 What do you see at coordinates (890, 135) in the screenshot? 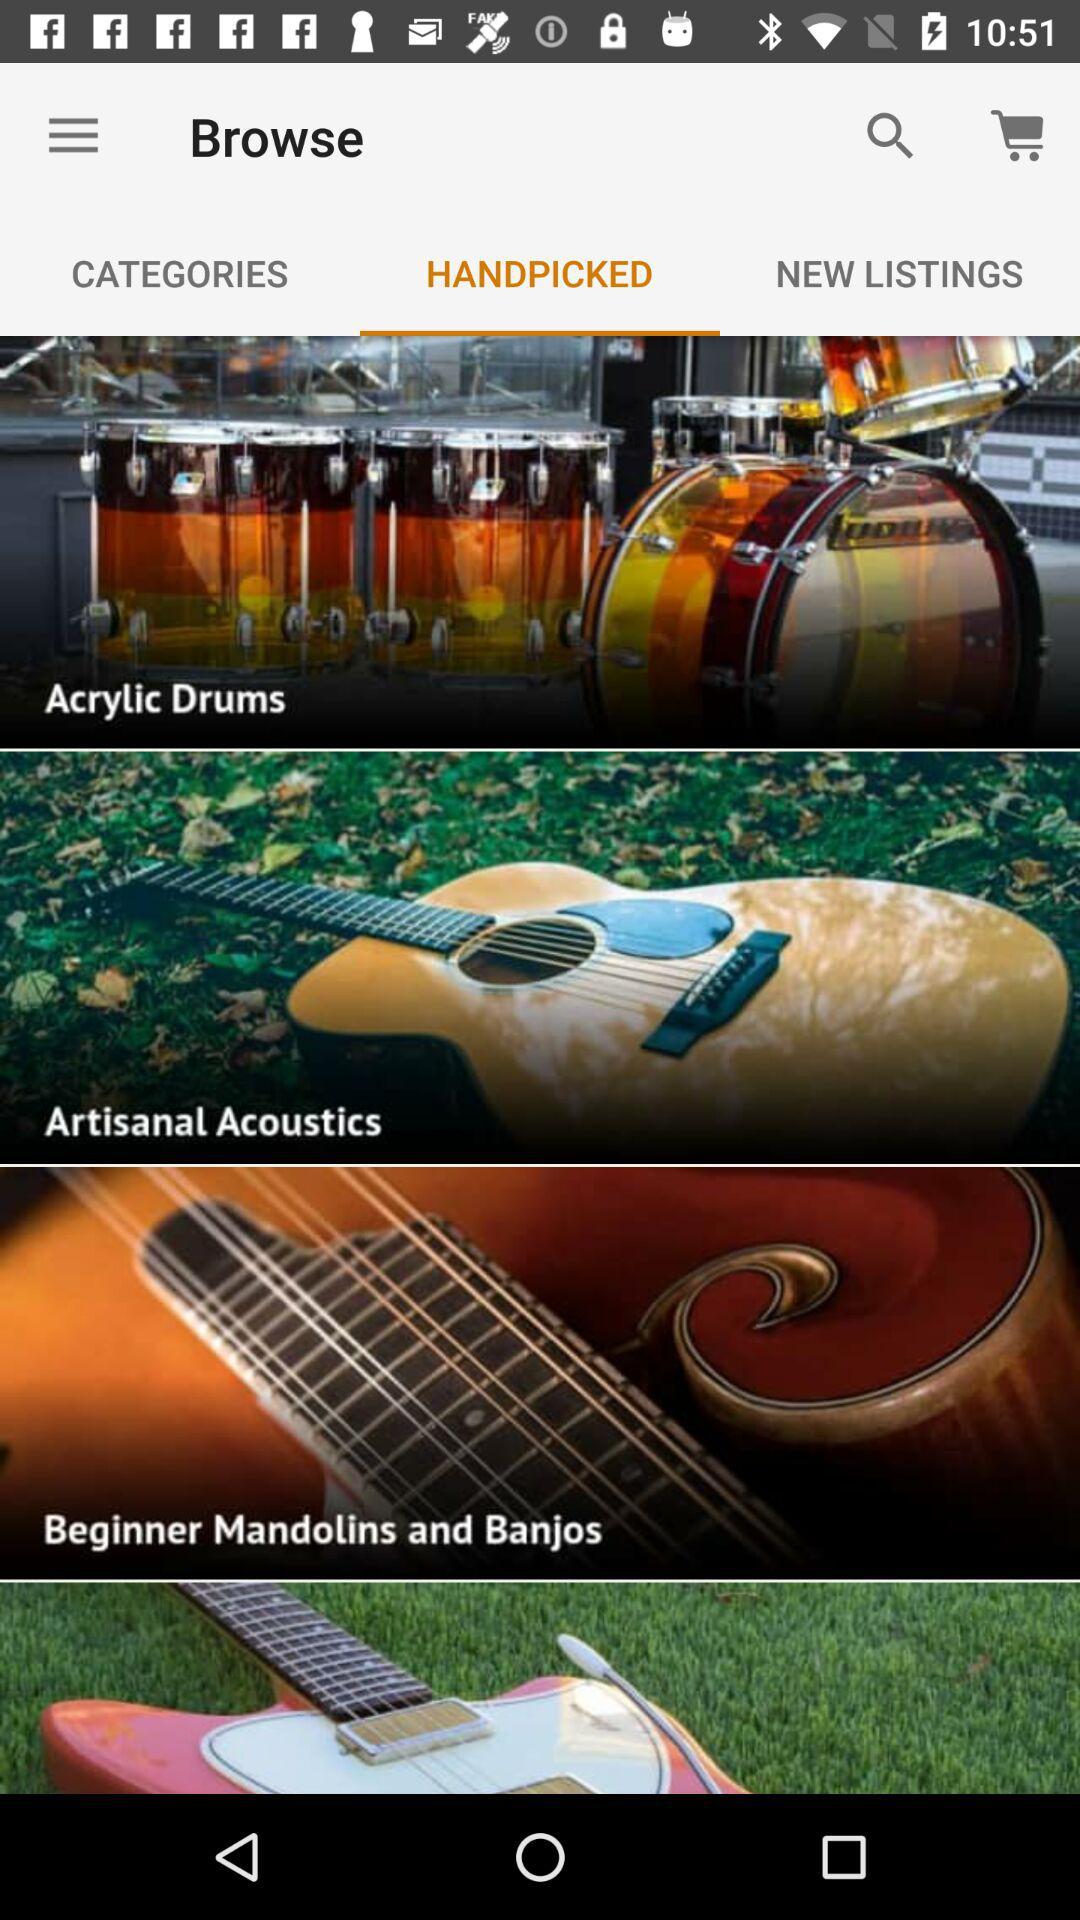
I see `the item to the right of browse` at bounding box center [890, 135].